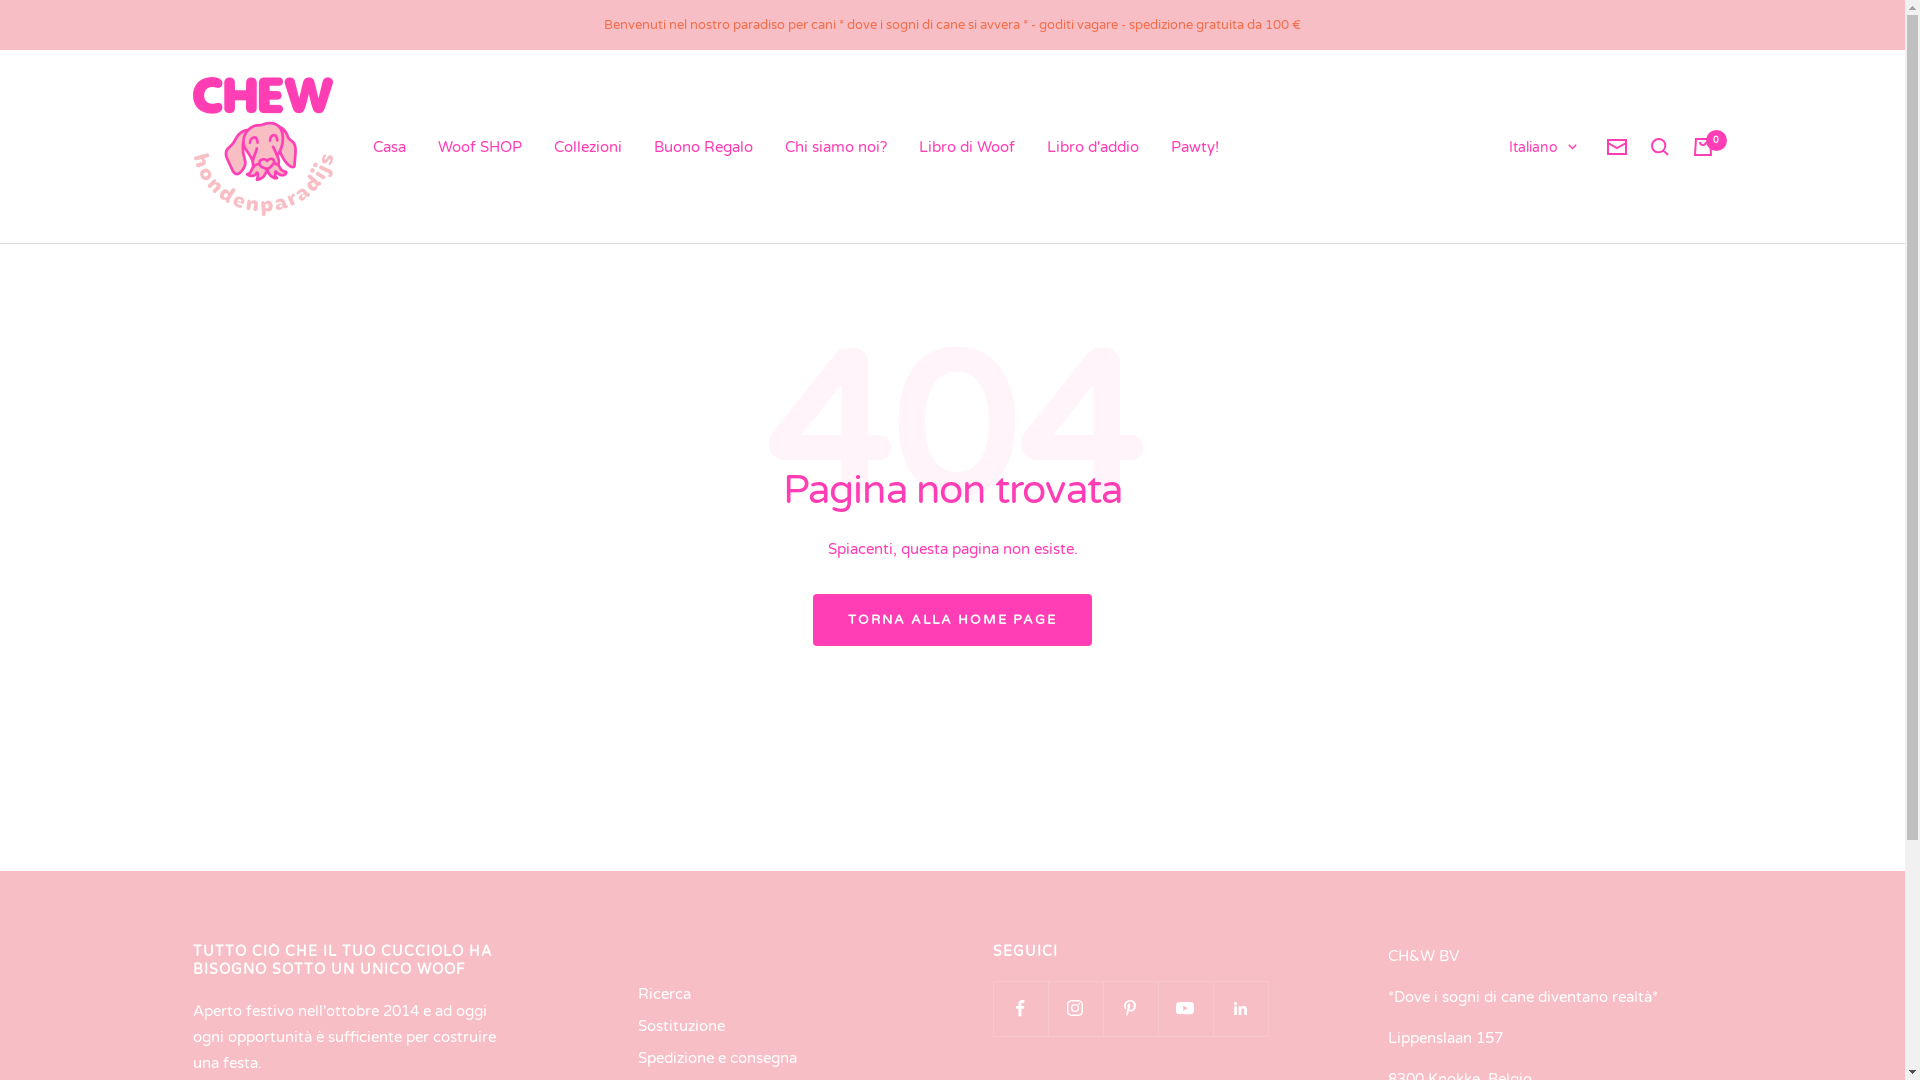  What do you see at coordinates (480, 145) in the screenshot?
I see `'Woof SHOP'` at bounding box center [480, 145].